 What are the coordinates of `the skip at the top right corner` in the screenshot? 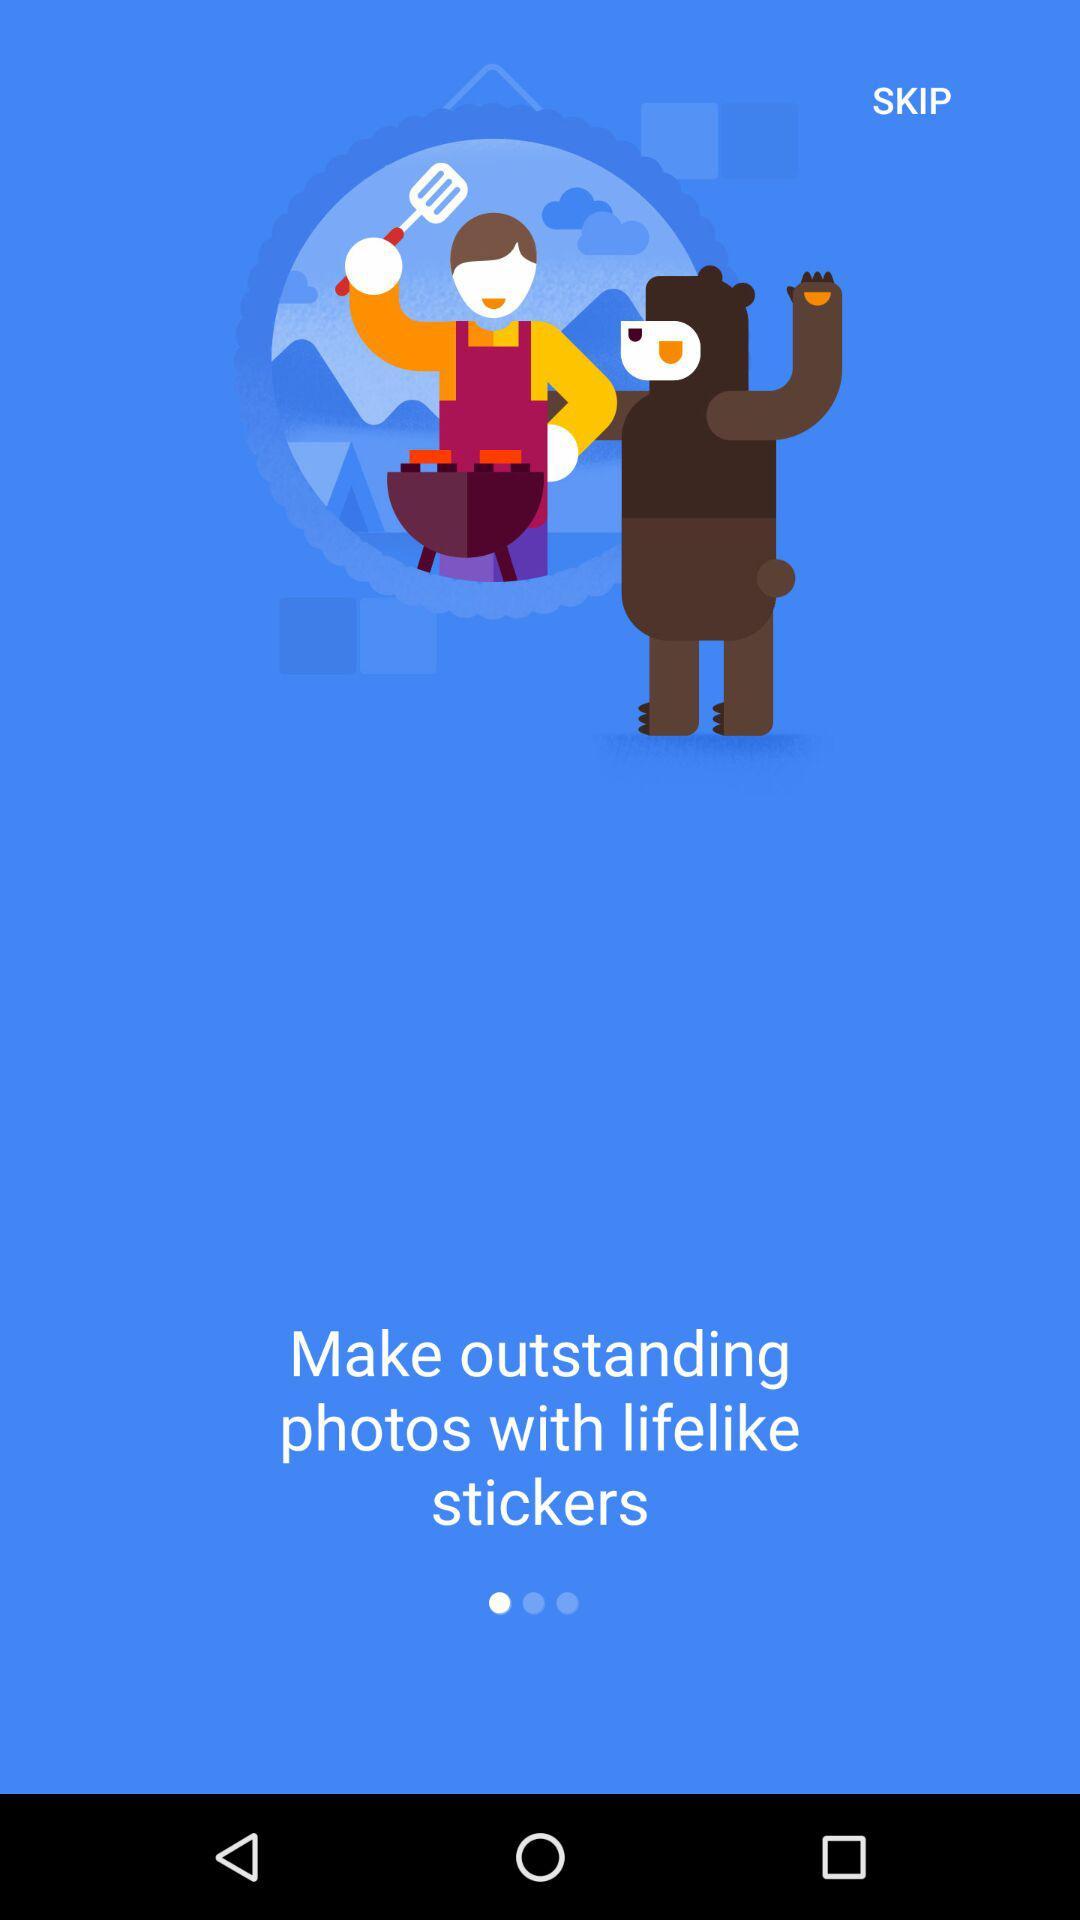 It's located at (911, 98).